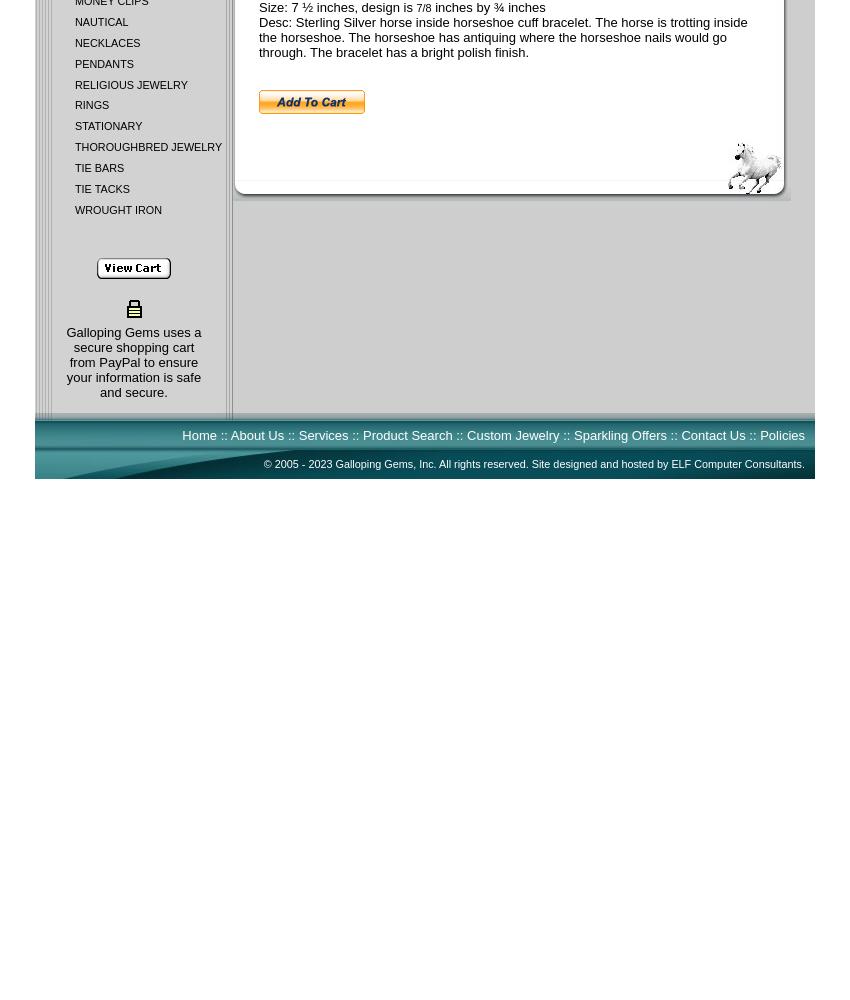 The height and width of the screenshot is (1000, 850). Describe the element at coordinates (256, 435) in the screenshot. I see `'About Us'` at that location.